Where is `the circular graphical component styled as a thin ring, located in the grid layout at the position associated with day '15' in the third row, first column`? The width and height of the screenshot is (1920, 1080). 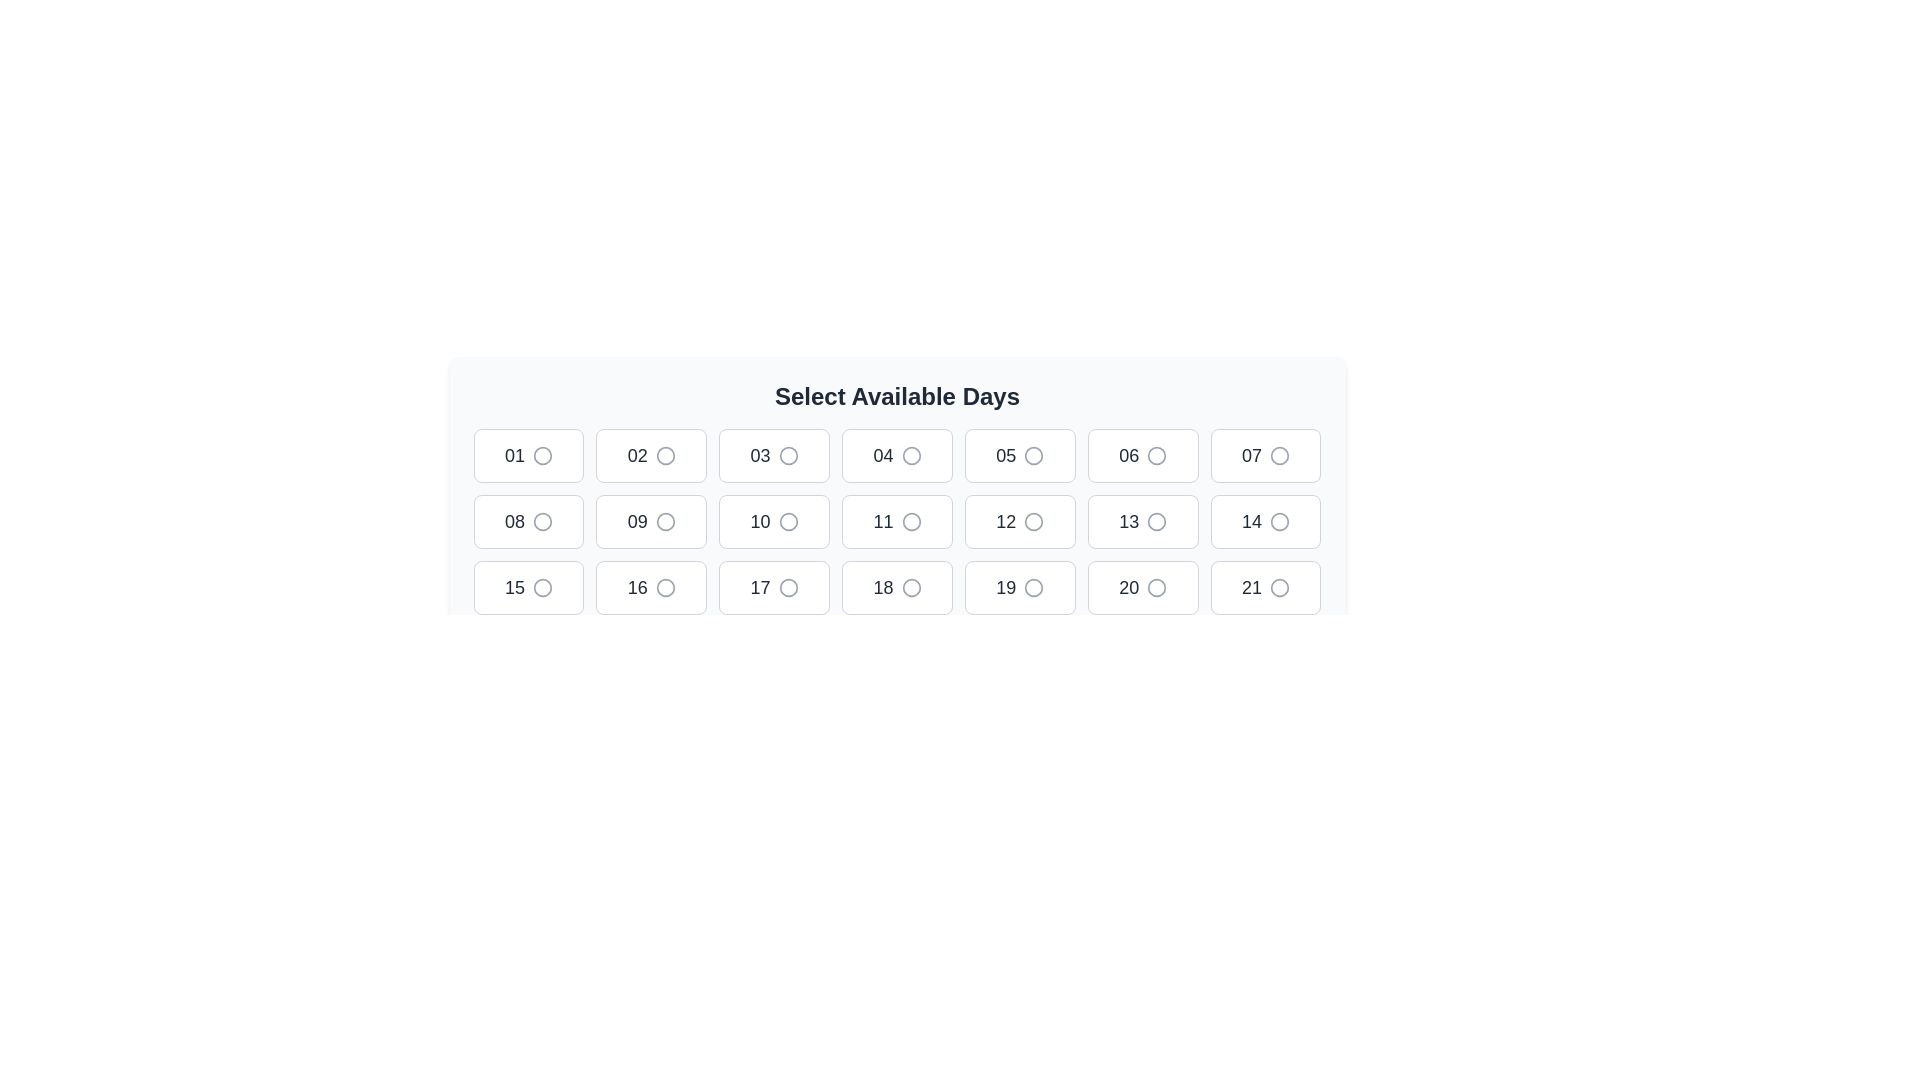 the circular graphical component styled as a thin ring, located in the grid layout at the position associated with day '15' in the third row, first column is located at coordinates (542, 586).